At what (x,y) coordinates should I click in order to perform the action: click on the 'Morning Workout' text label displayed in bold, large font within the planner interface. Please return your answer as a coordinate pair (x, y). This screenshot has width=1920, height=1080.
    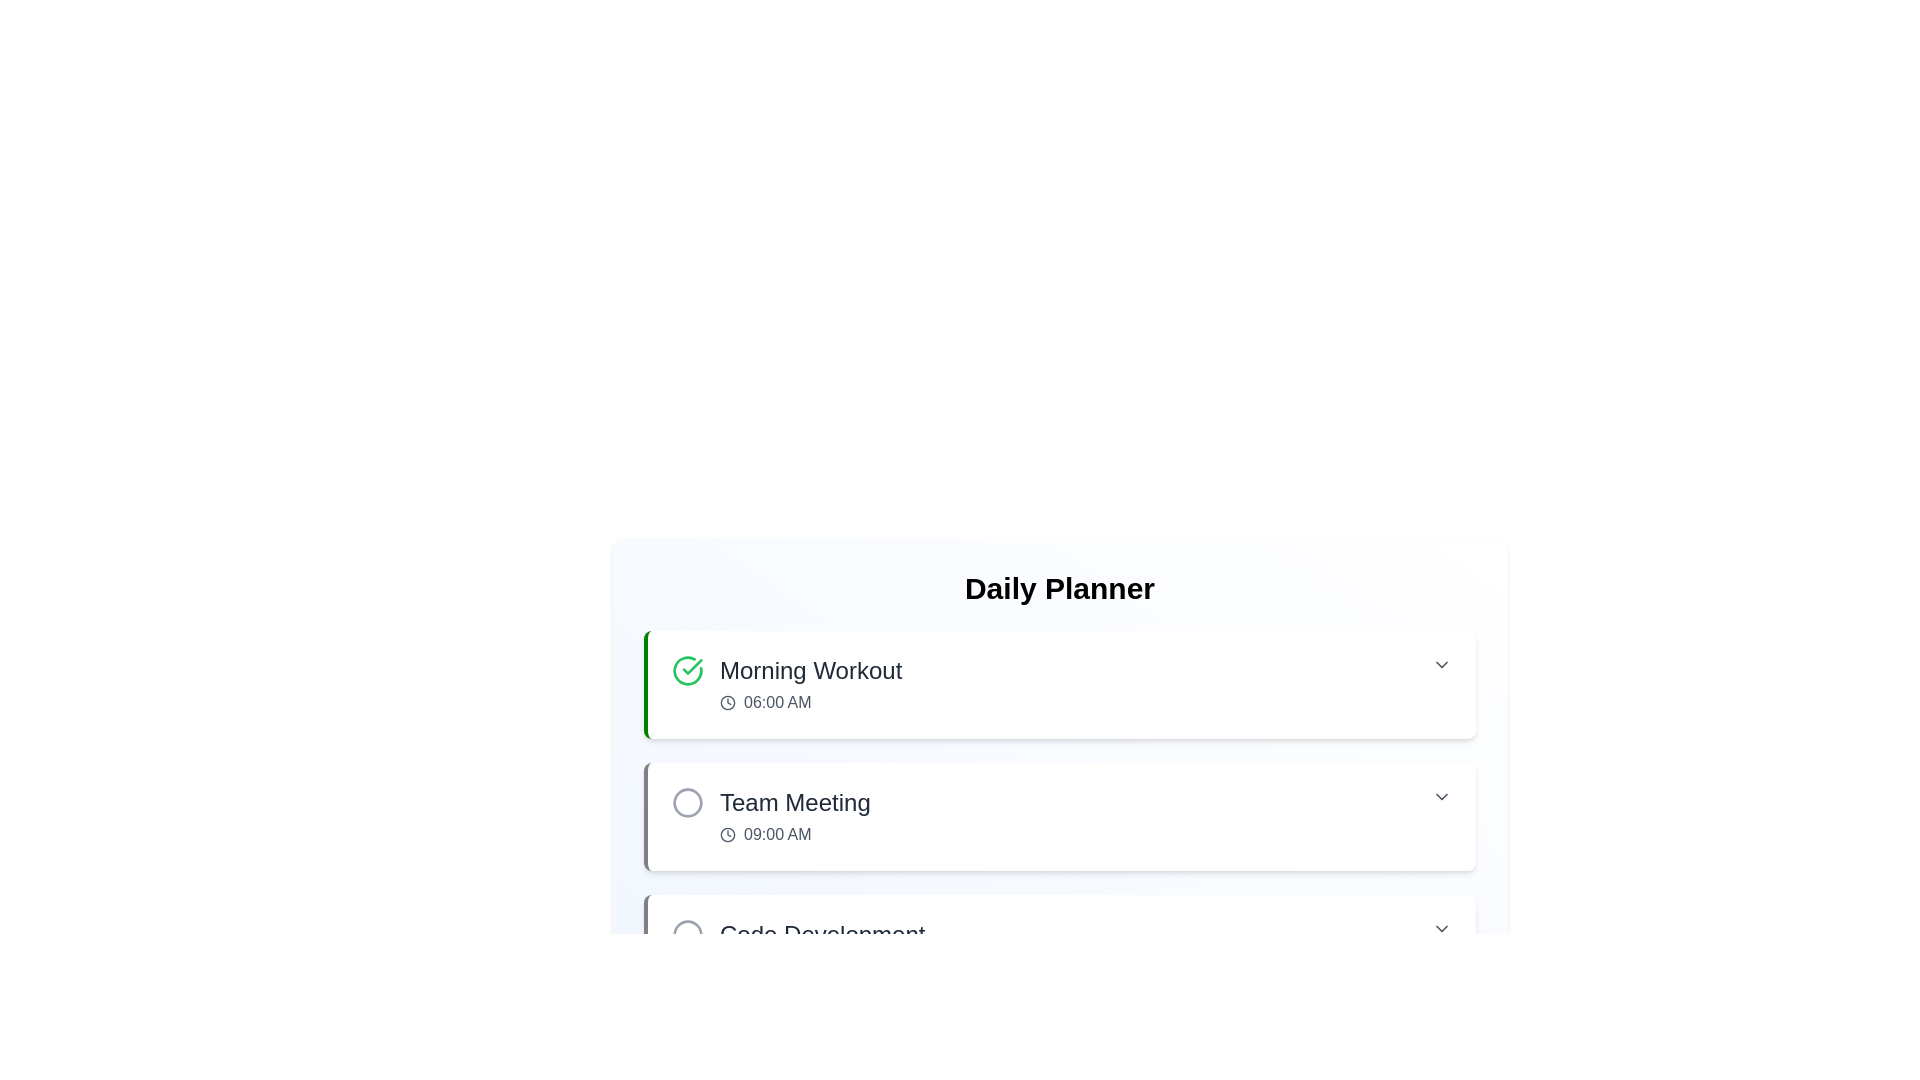
    Looking at the image, I should click on (811, 671).